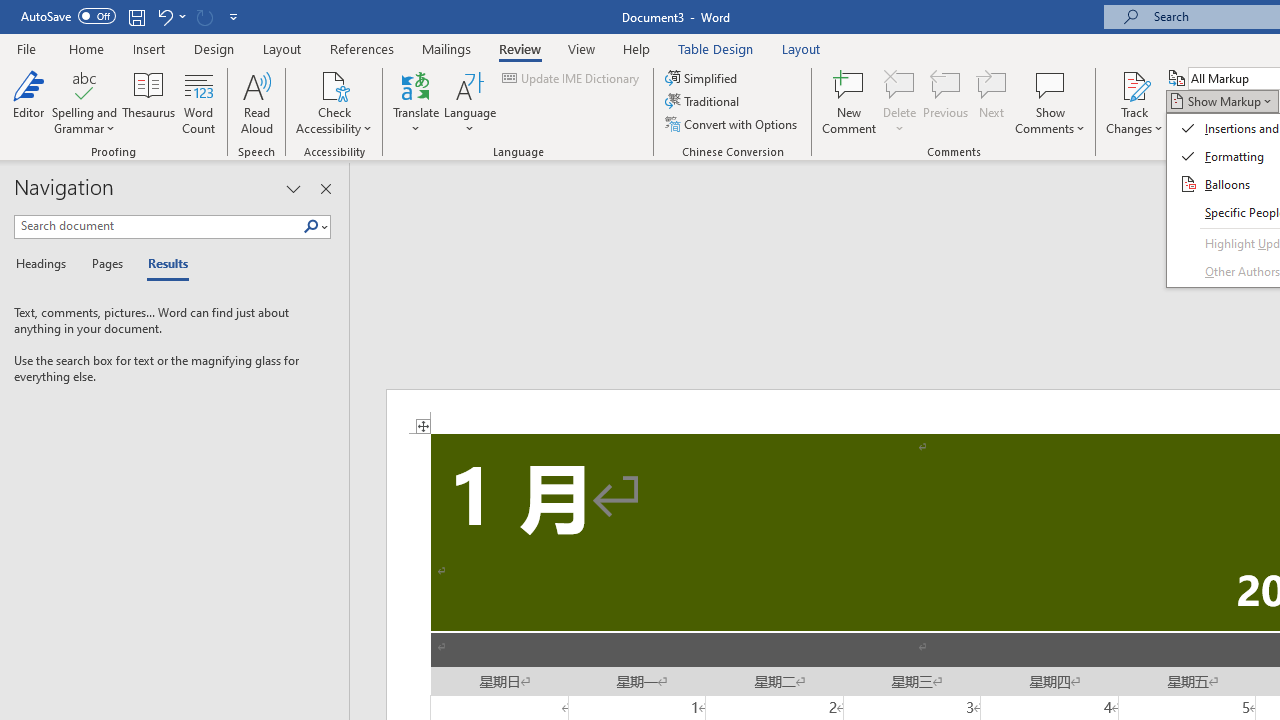 The width and height of the screenshot is (1280, 720). Describe the element at coordinates (899, 103) in the screenshot. I see `'Delete'` at that location.